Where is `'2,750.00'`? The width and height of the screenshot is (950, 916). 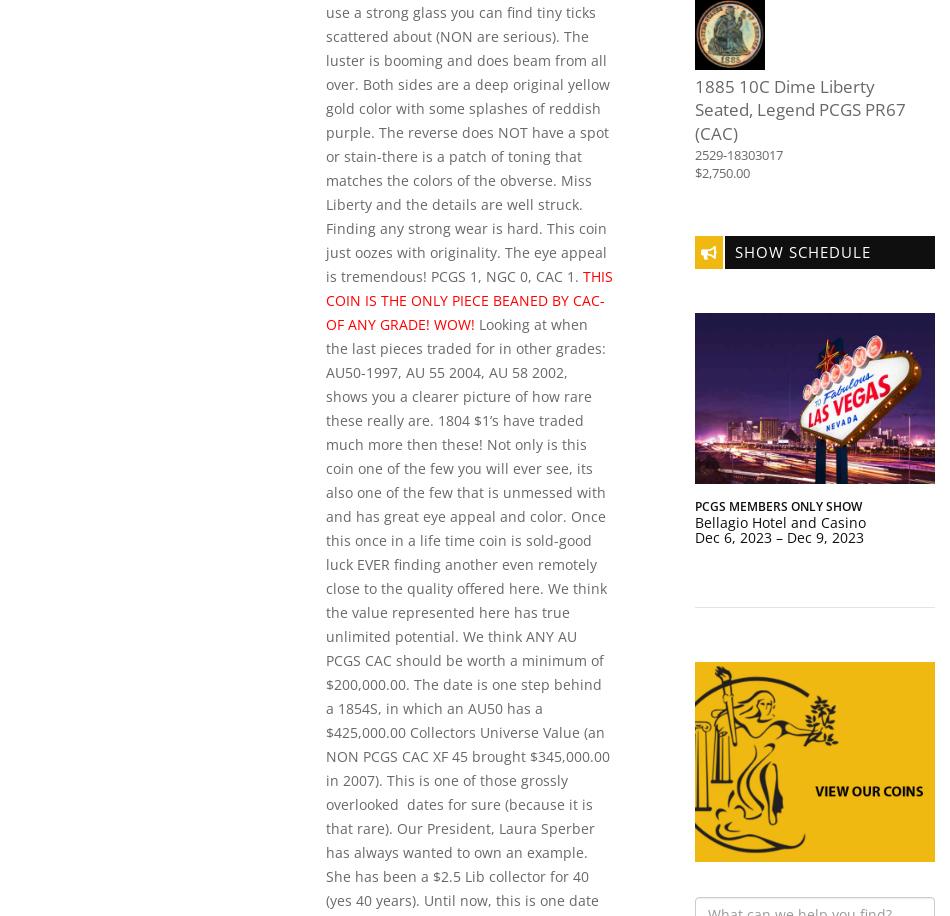
'2,750.00' is located at coordinates (724, 172).